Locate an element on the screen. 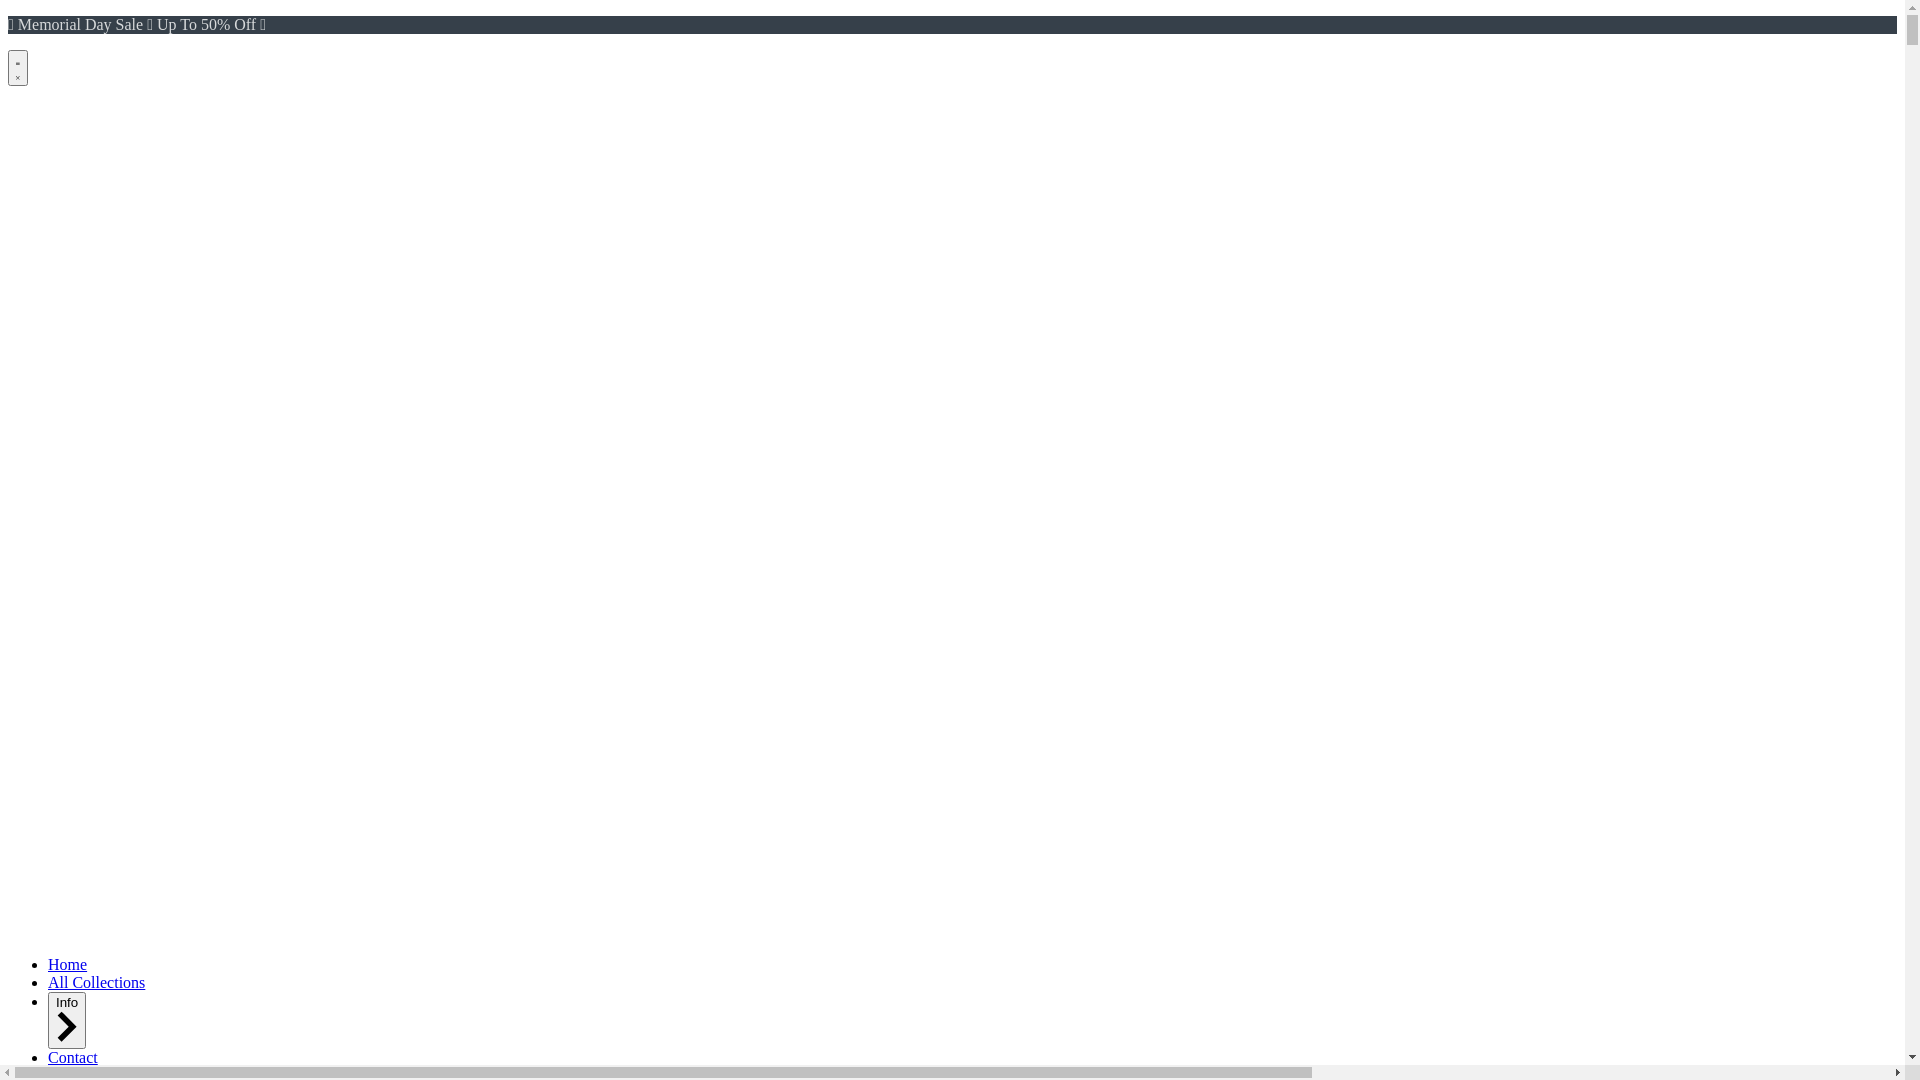 This screenshot has height=1080, width=1920. 'Info' is located at coordinates (67, 1020).